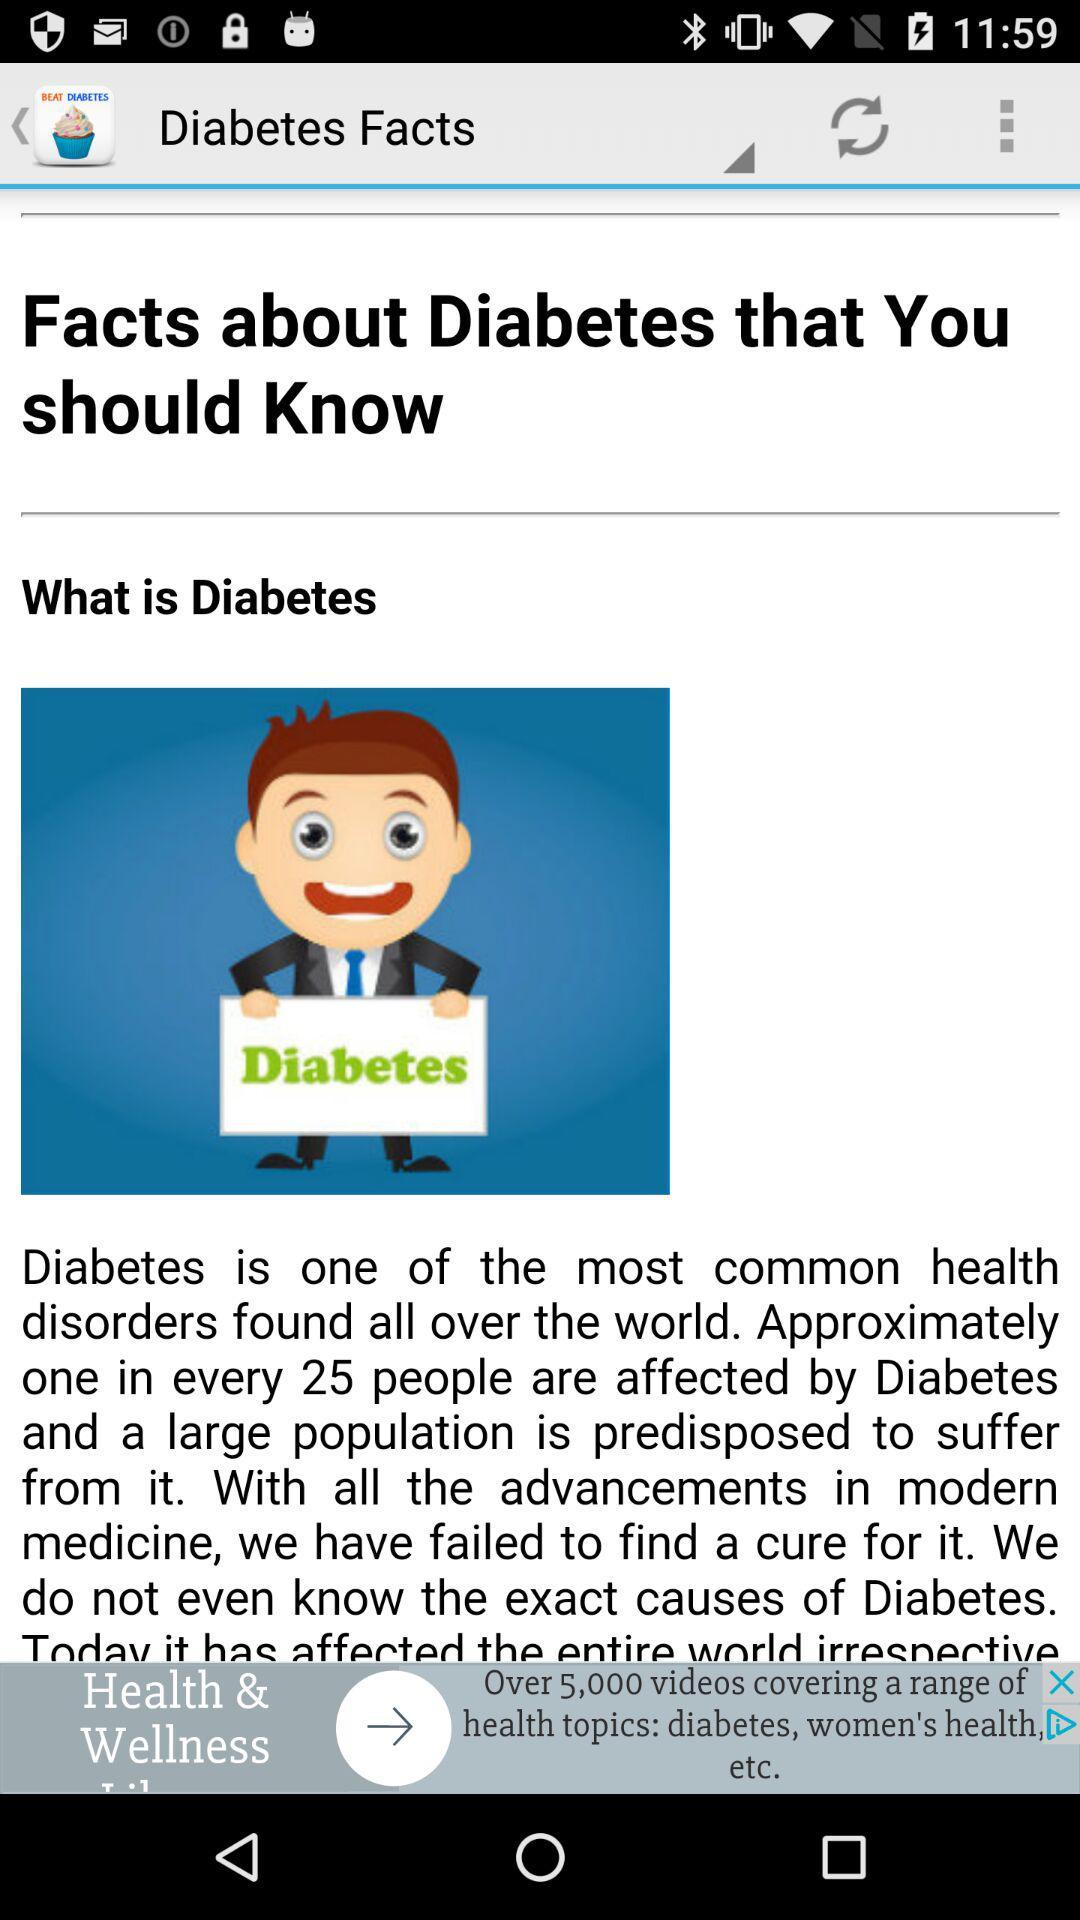 Image resolution: width=1080 pixels, height=1920 pixels. I want to click on advertisement bar, so click(540, 1727).